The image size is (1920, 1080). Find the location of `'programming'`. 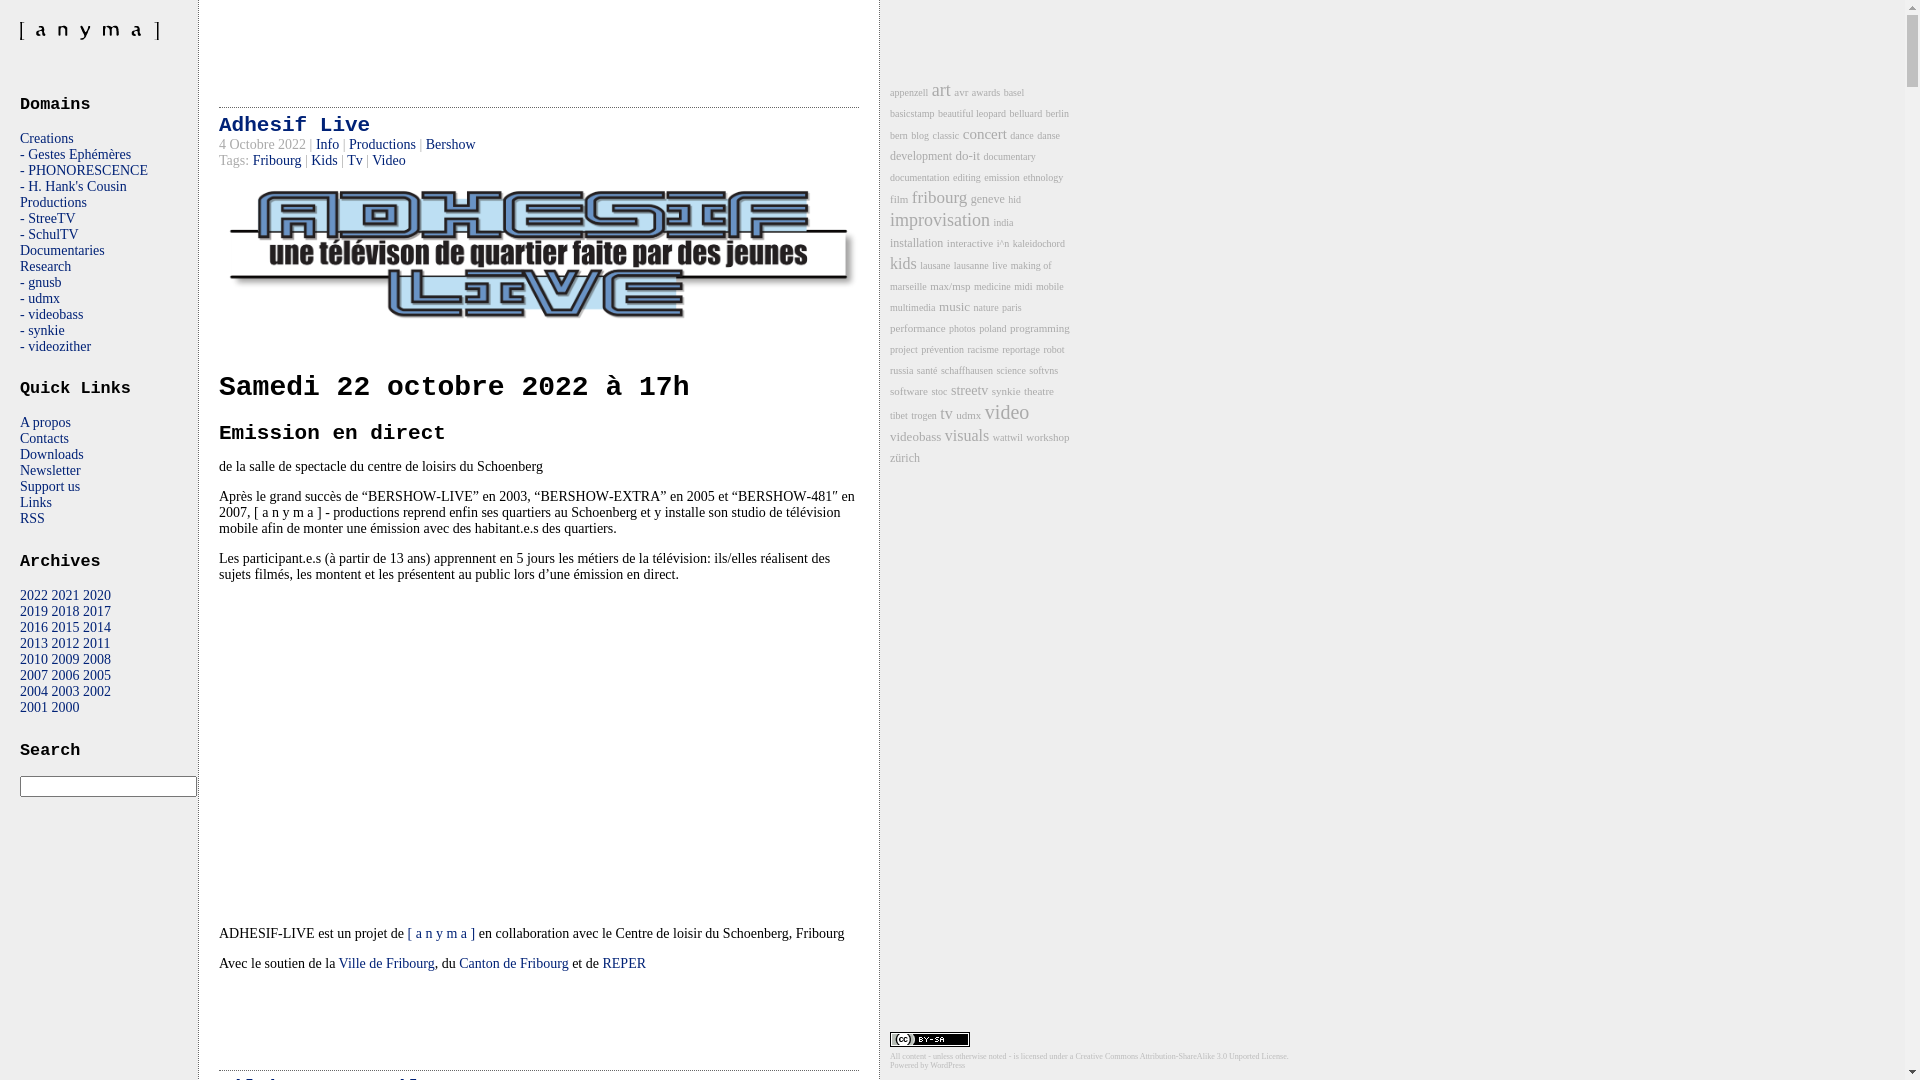

'programming' is located at coordinates (1040, 326).